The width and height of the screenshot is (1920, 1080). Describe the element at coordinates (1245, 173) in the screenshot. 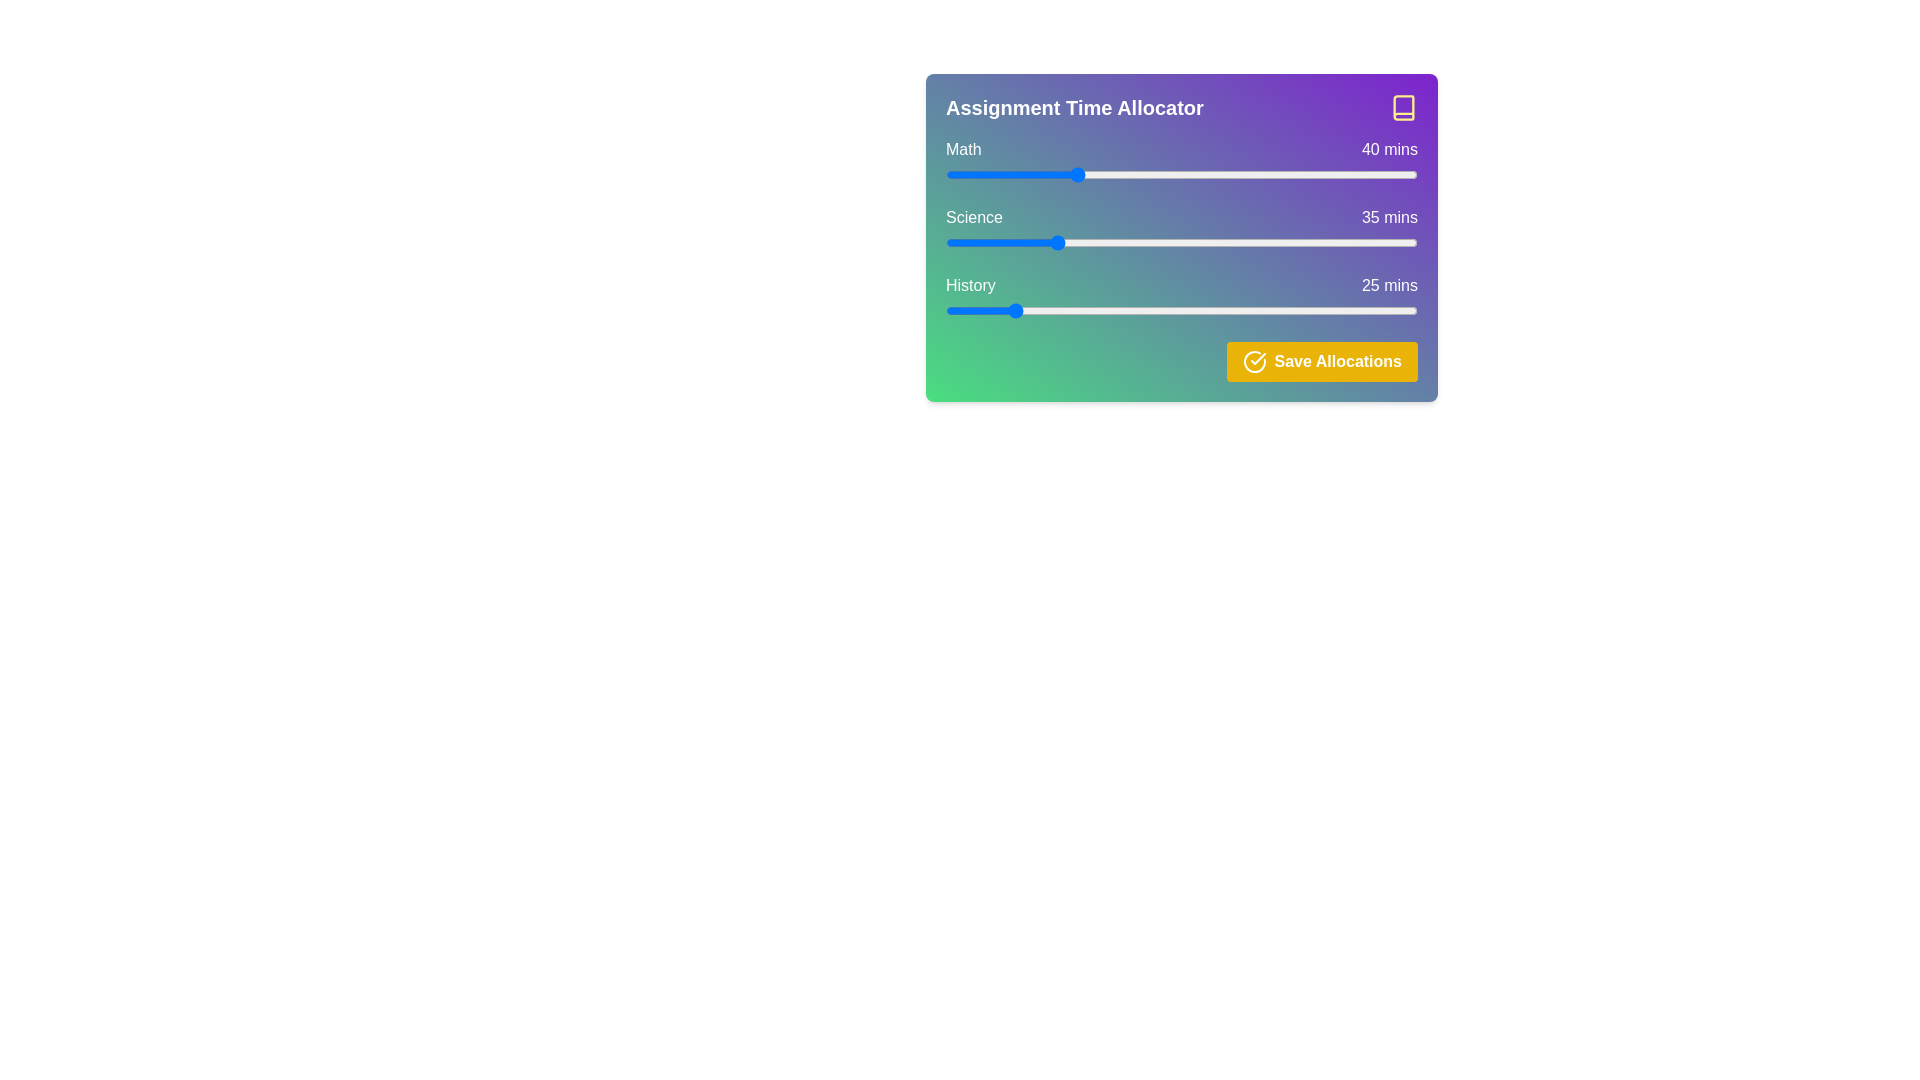

I see `the time allocation for Math` at that location.